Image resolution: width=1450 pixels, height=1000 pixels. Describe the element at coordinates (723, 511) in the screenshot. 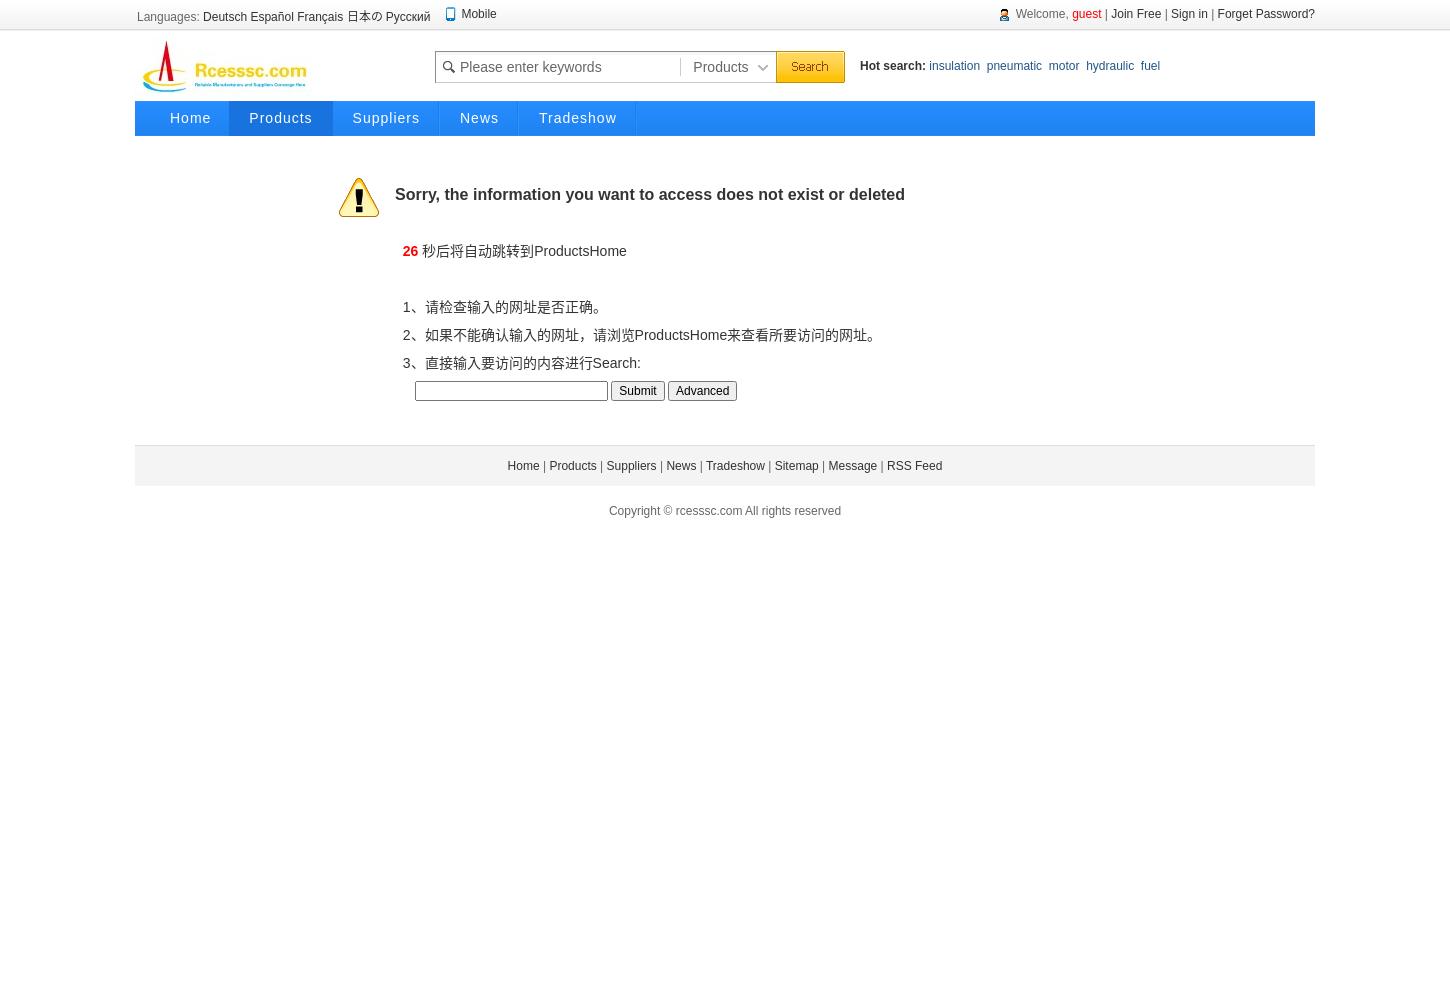

I see `'Copyright © rcesssc.com All rights reserved'` at that location.